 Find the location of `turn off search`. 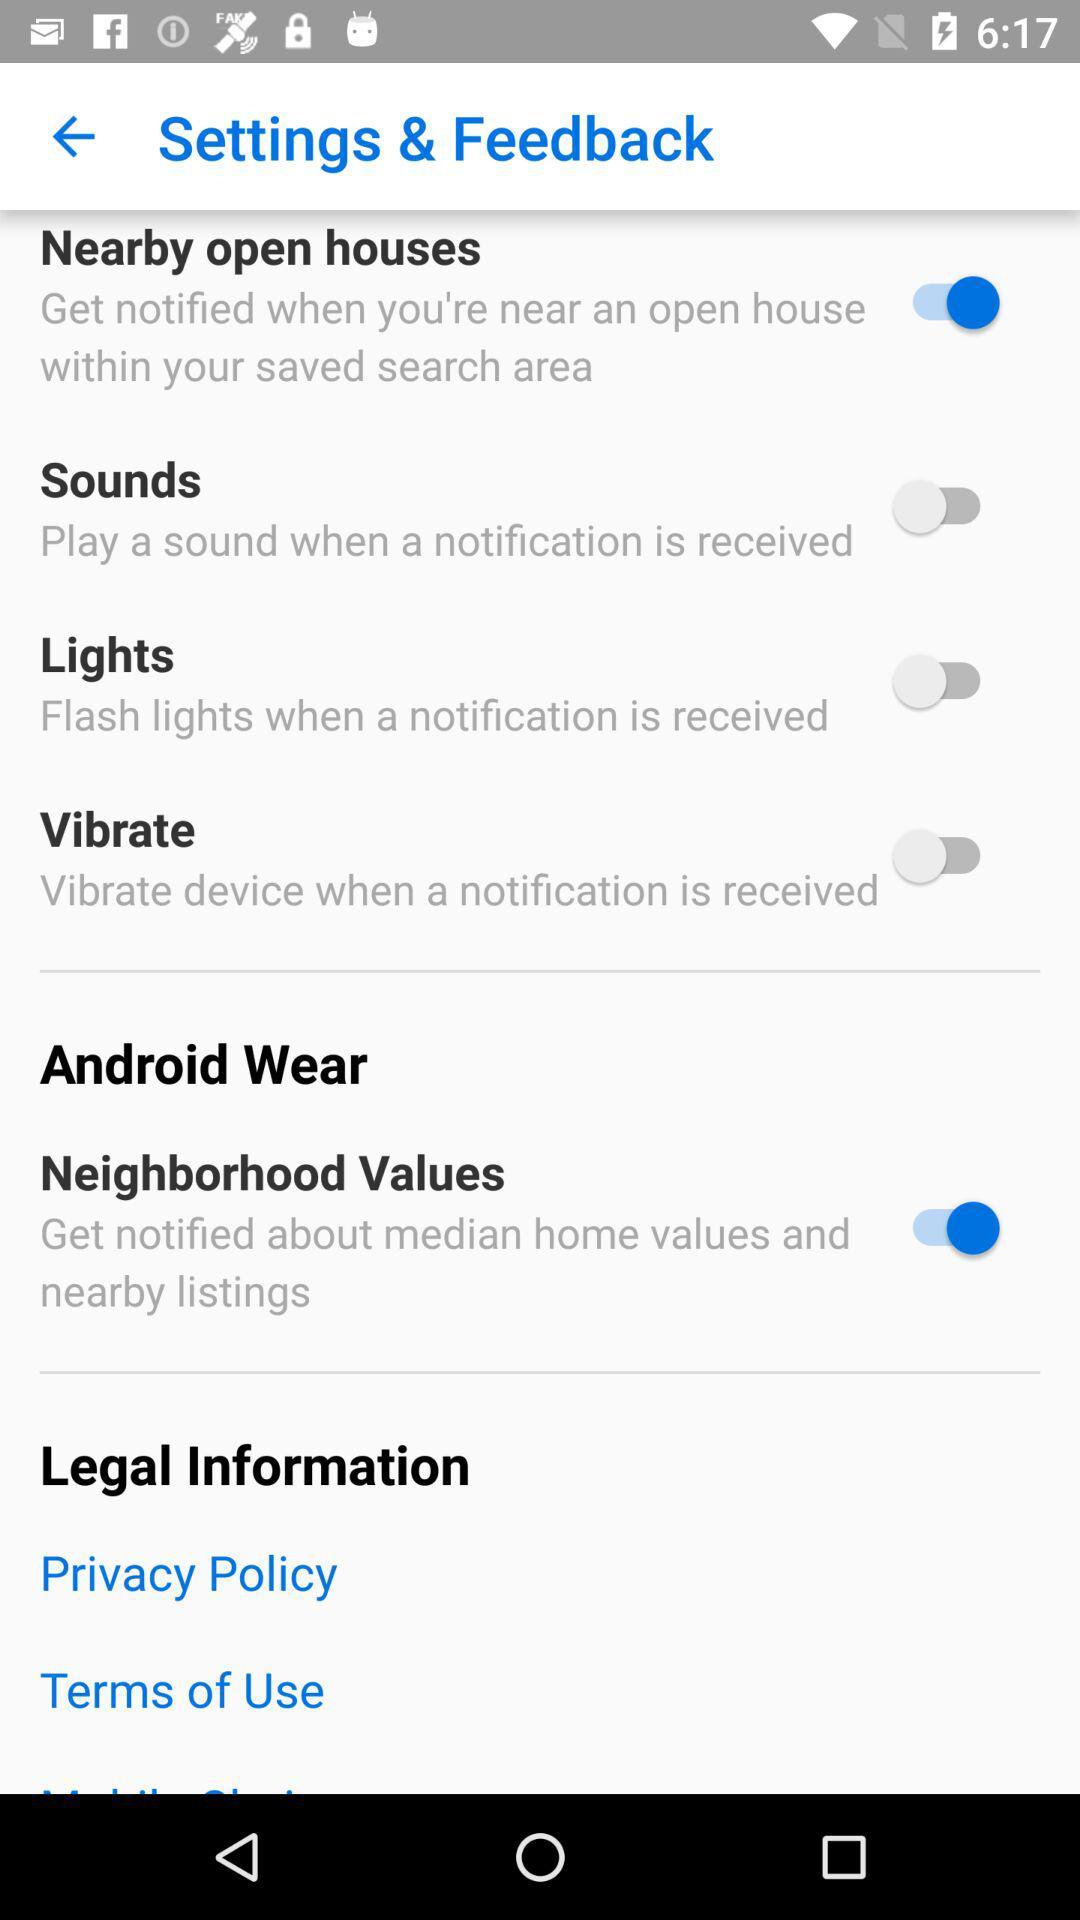

turn off search is located at coordinates (945, 301).